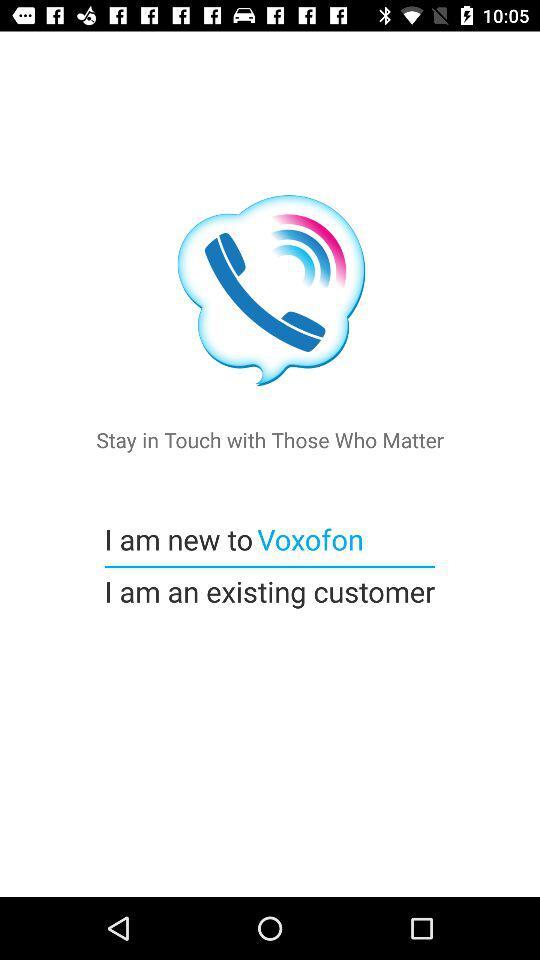 The height and width of the screenshot is (960, 540). What do you see at coordinates (308, 538) in the screenshot?
I see `voxofon` at bounding box center [308, 538].